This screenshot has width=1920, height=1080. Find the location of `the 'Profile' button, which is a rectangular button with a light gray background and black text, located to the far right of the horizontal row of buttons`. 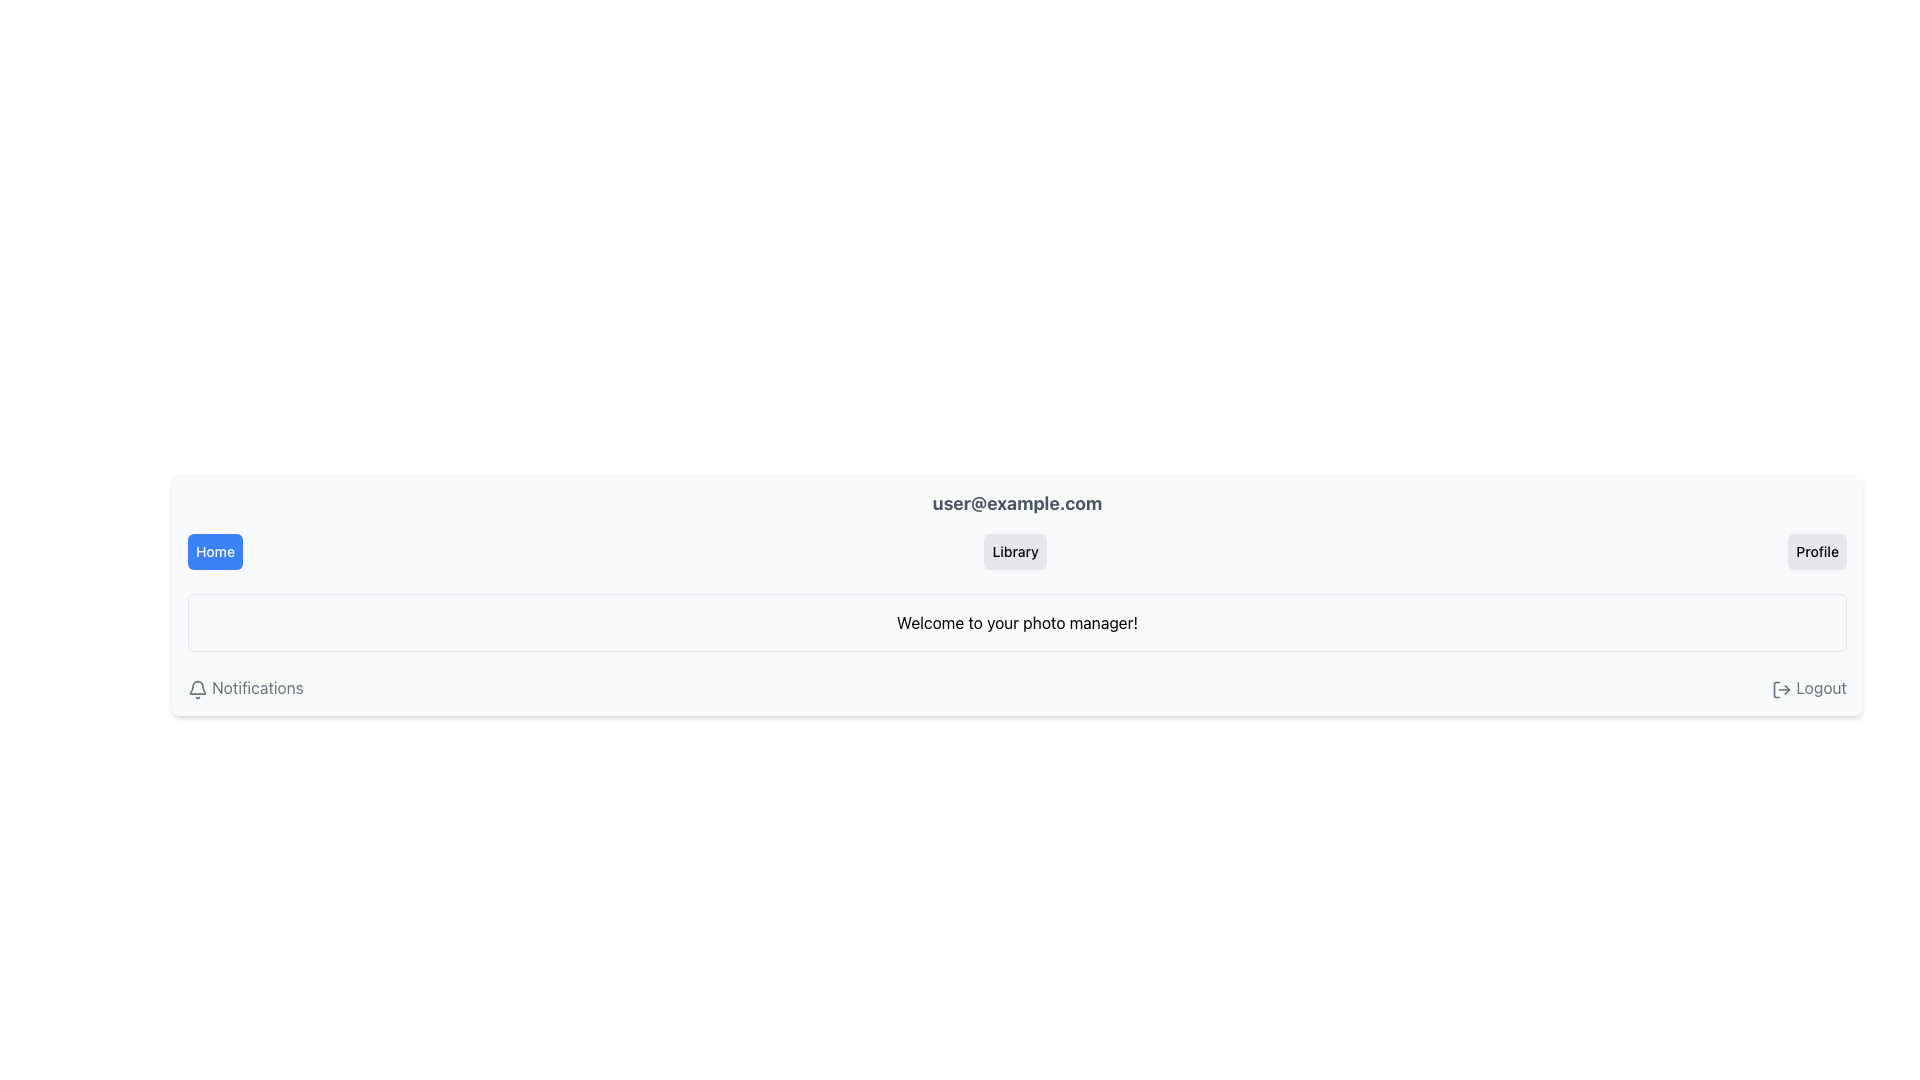

the 'Profile' button, which is a rectangular button with a light gray background and black text, located to the far right of the horizontal row of buttons is located at coordinates (1817, 551).